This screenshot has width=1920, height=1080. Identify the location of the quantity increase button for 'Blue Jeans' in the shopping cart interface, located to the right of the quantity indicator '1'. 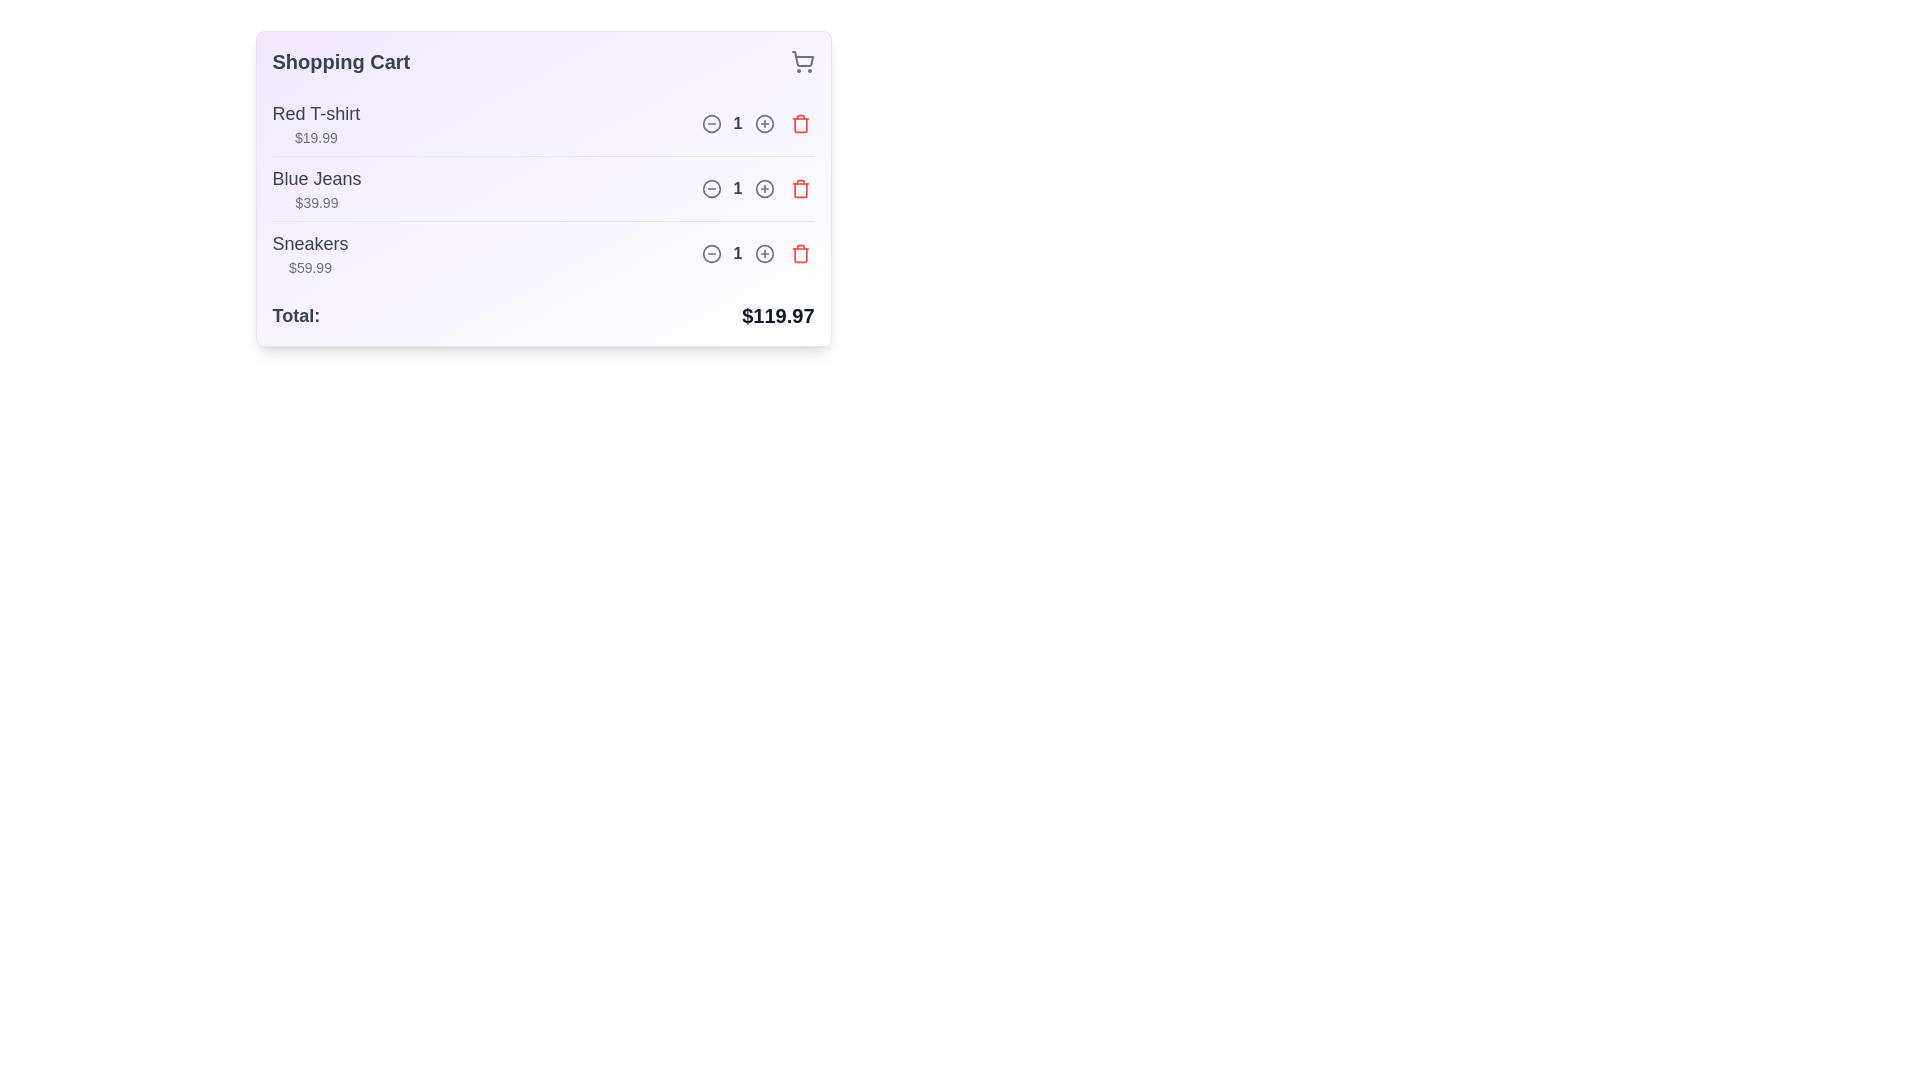
(763, 123).